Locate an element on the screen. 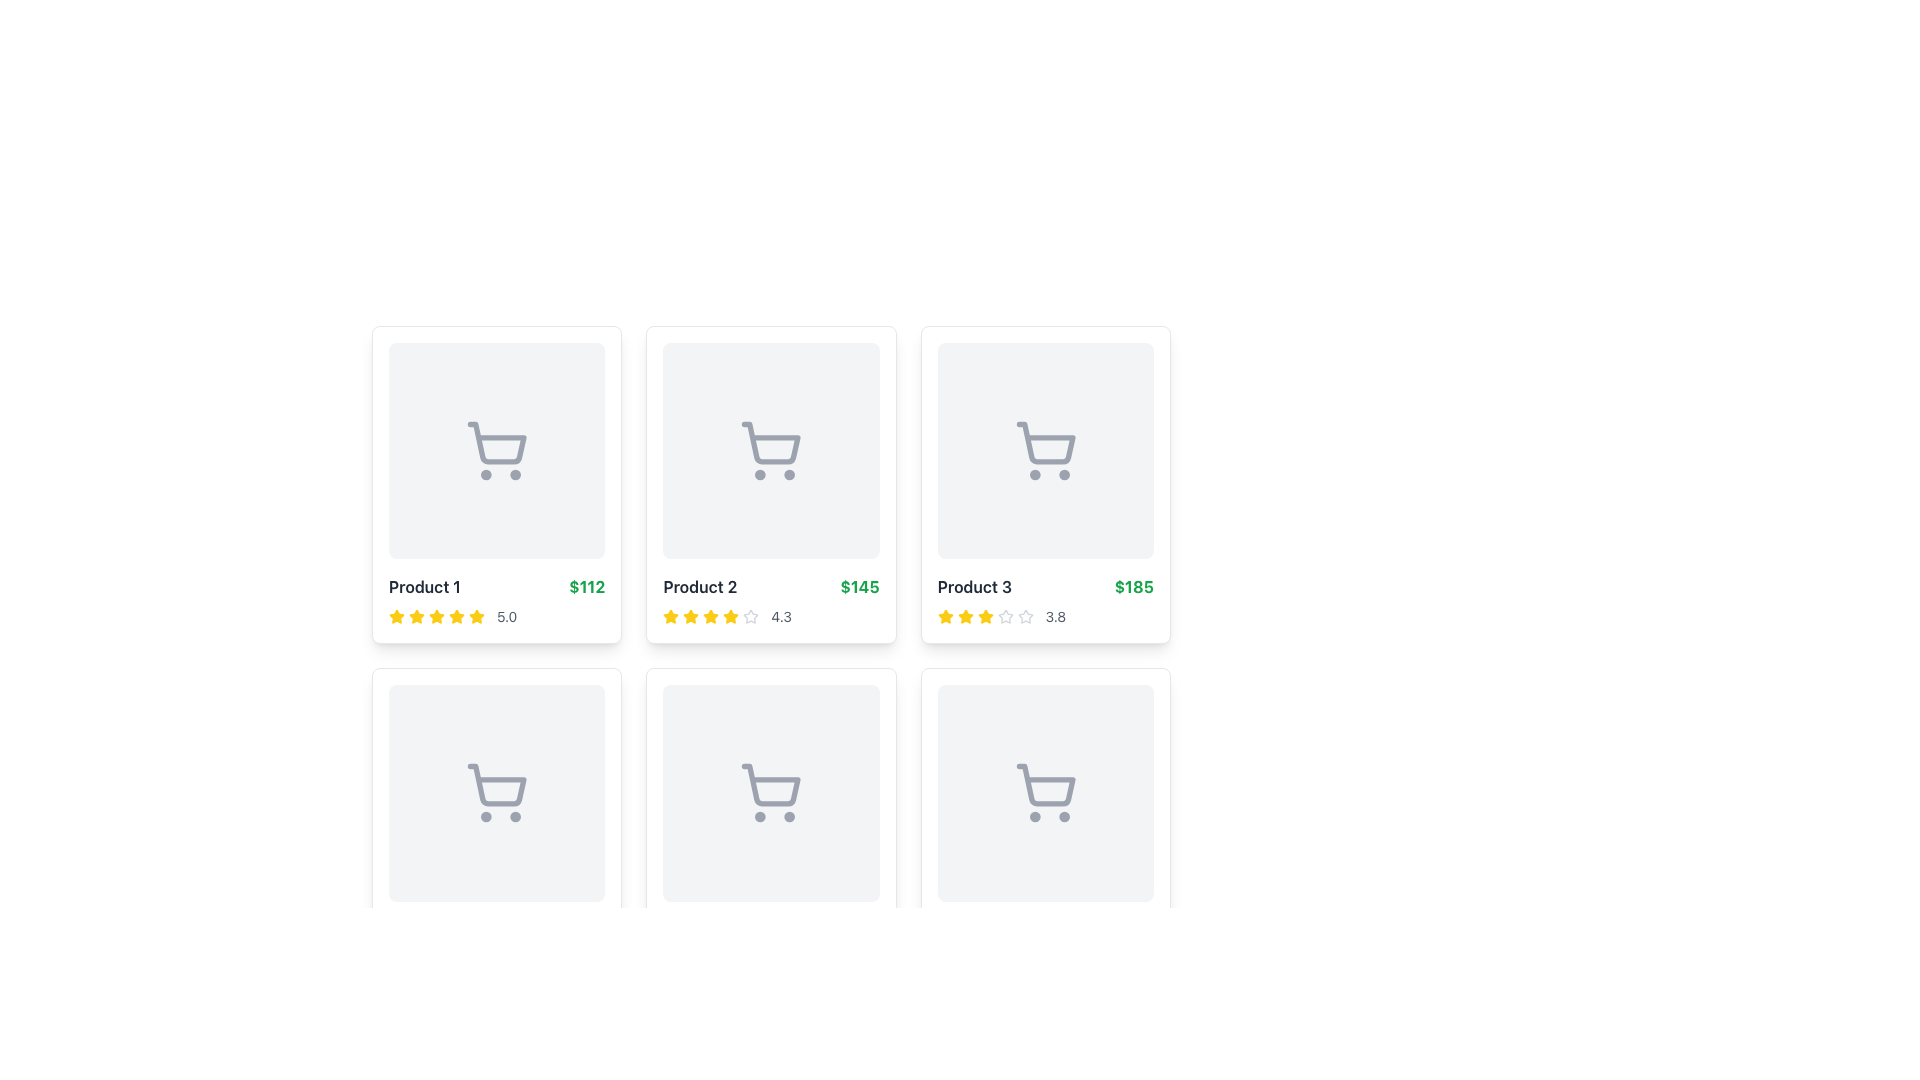 Image resolution: width=1920 pixels, height=1080 pixels. the fifth bright yellow star icon indicating a rating in the third product card of a grid layout is located at coordinates (985, 616).